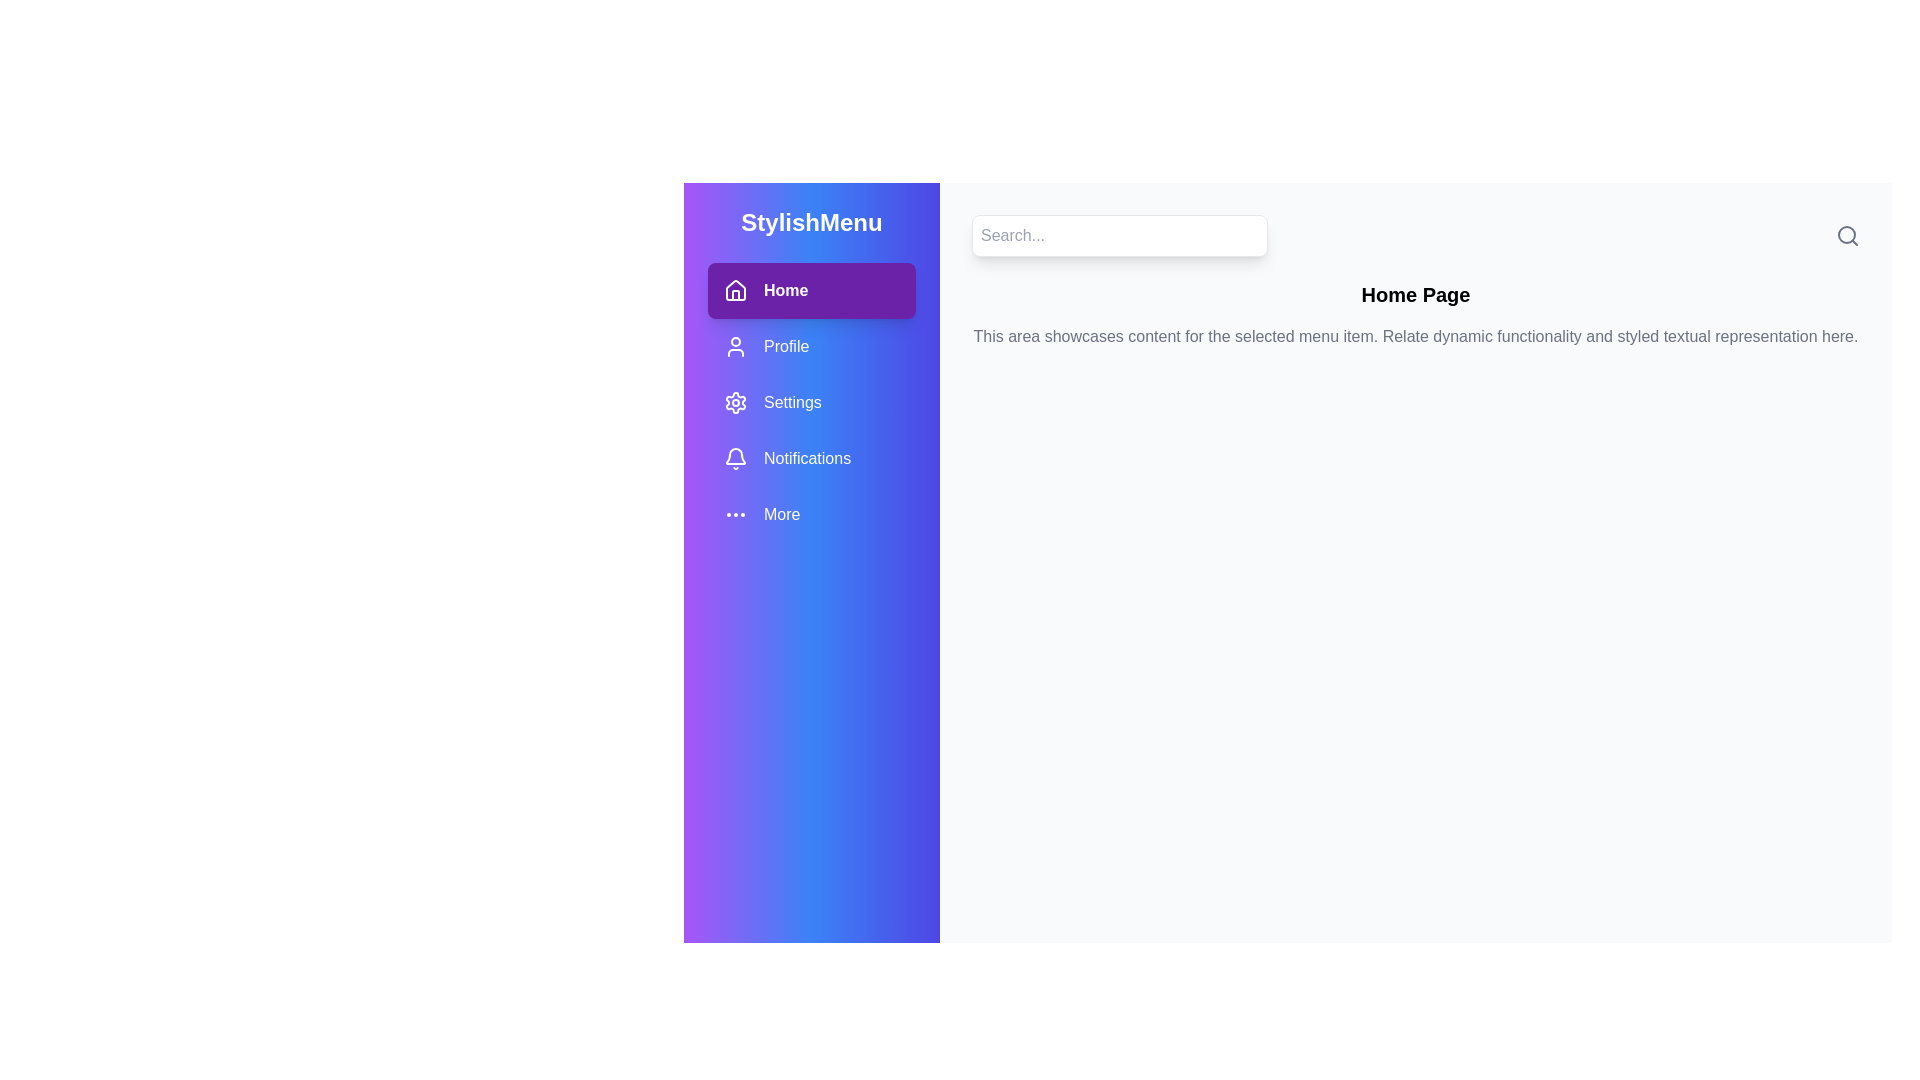 This screenshot has height=1080, width=1920. Describe the element at coordinates (811, 459) in the screenshot. I see `the menu item Notifications to navigate to the corresponding page` at that location.